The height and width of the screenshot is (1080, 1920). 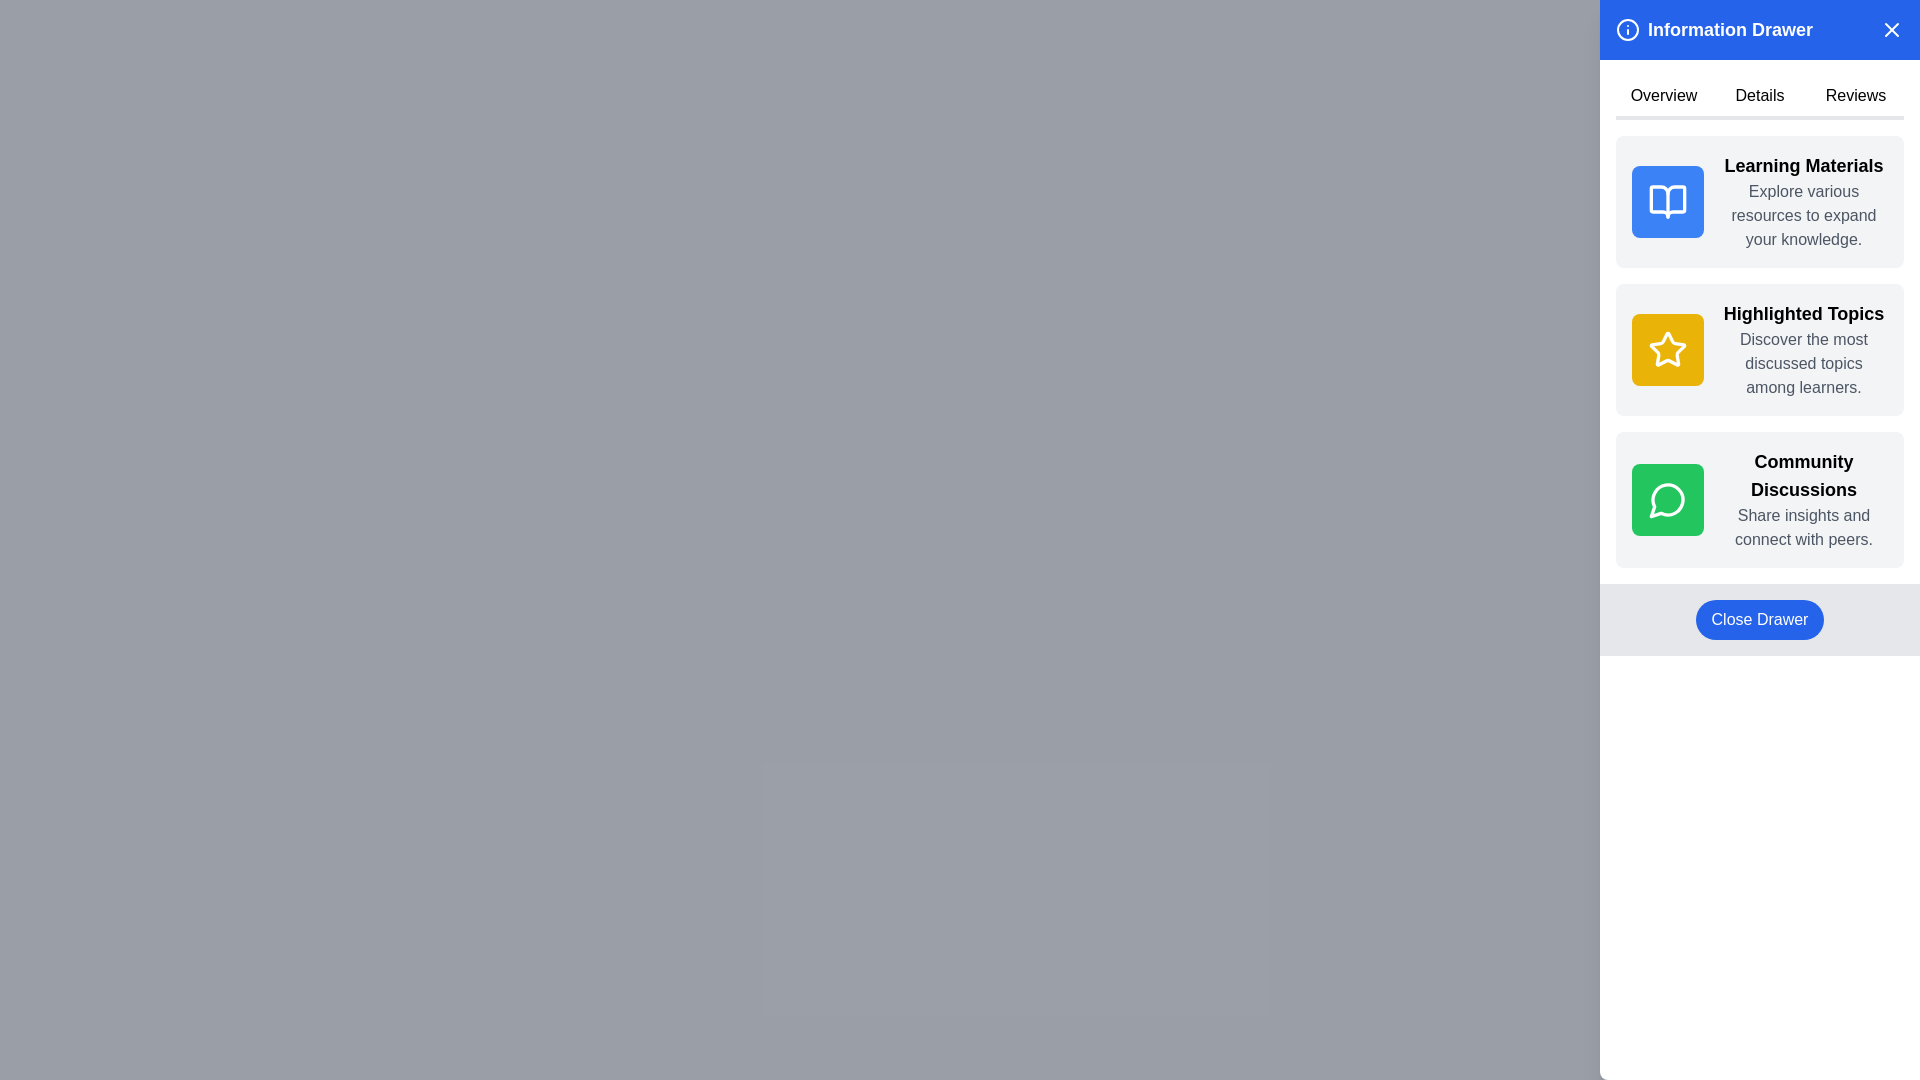 What do you see at coordinates (1668, 349) in the screenshot?
I see `the decorative icon representing the 'Highlighted Topics' section, located on the left side of the label and above the descriptive text` at bounding box center [1668, 349].